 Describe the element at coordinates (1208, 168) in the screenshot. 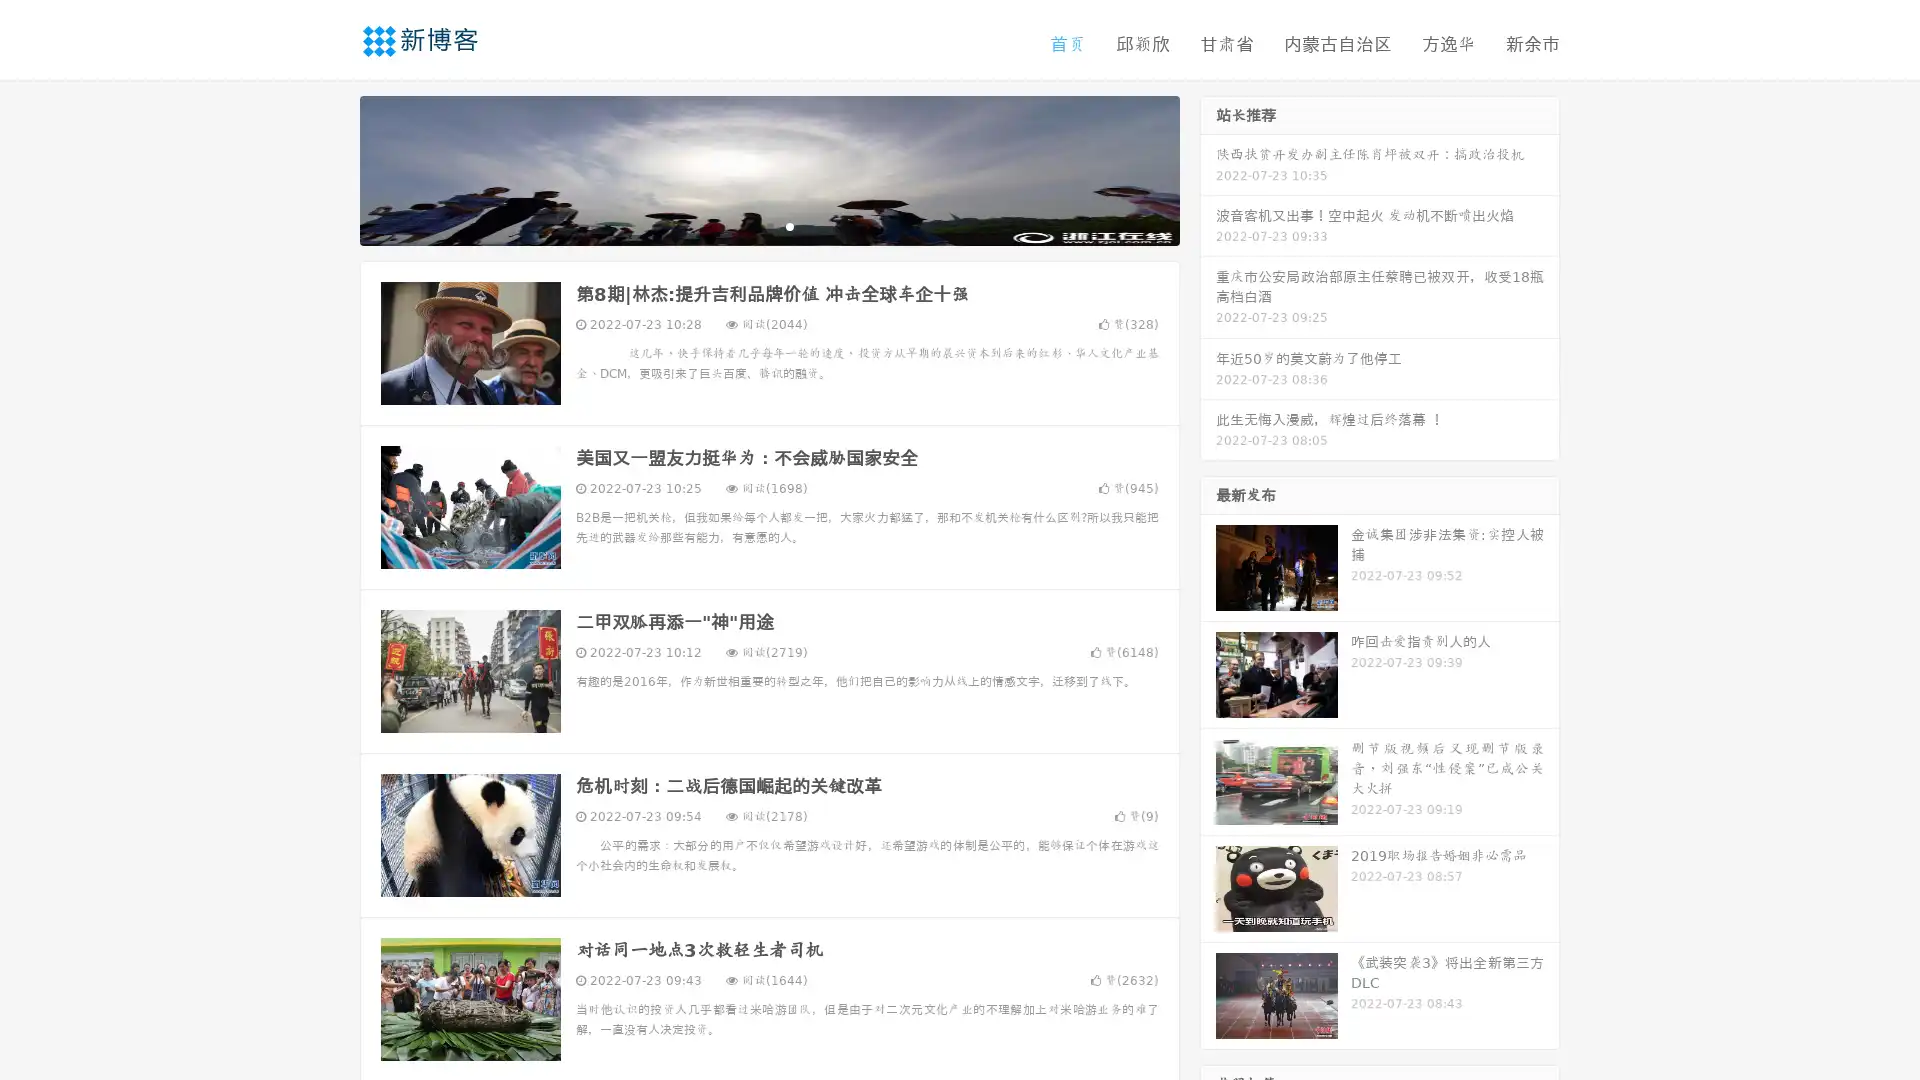

I see `Next slide` at that location.